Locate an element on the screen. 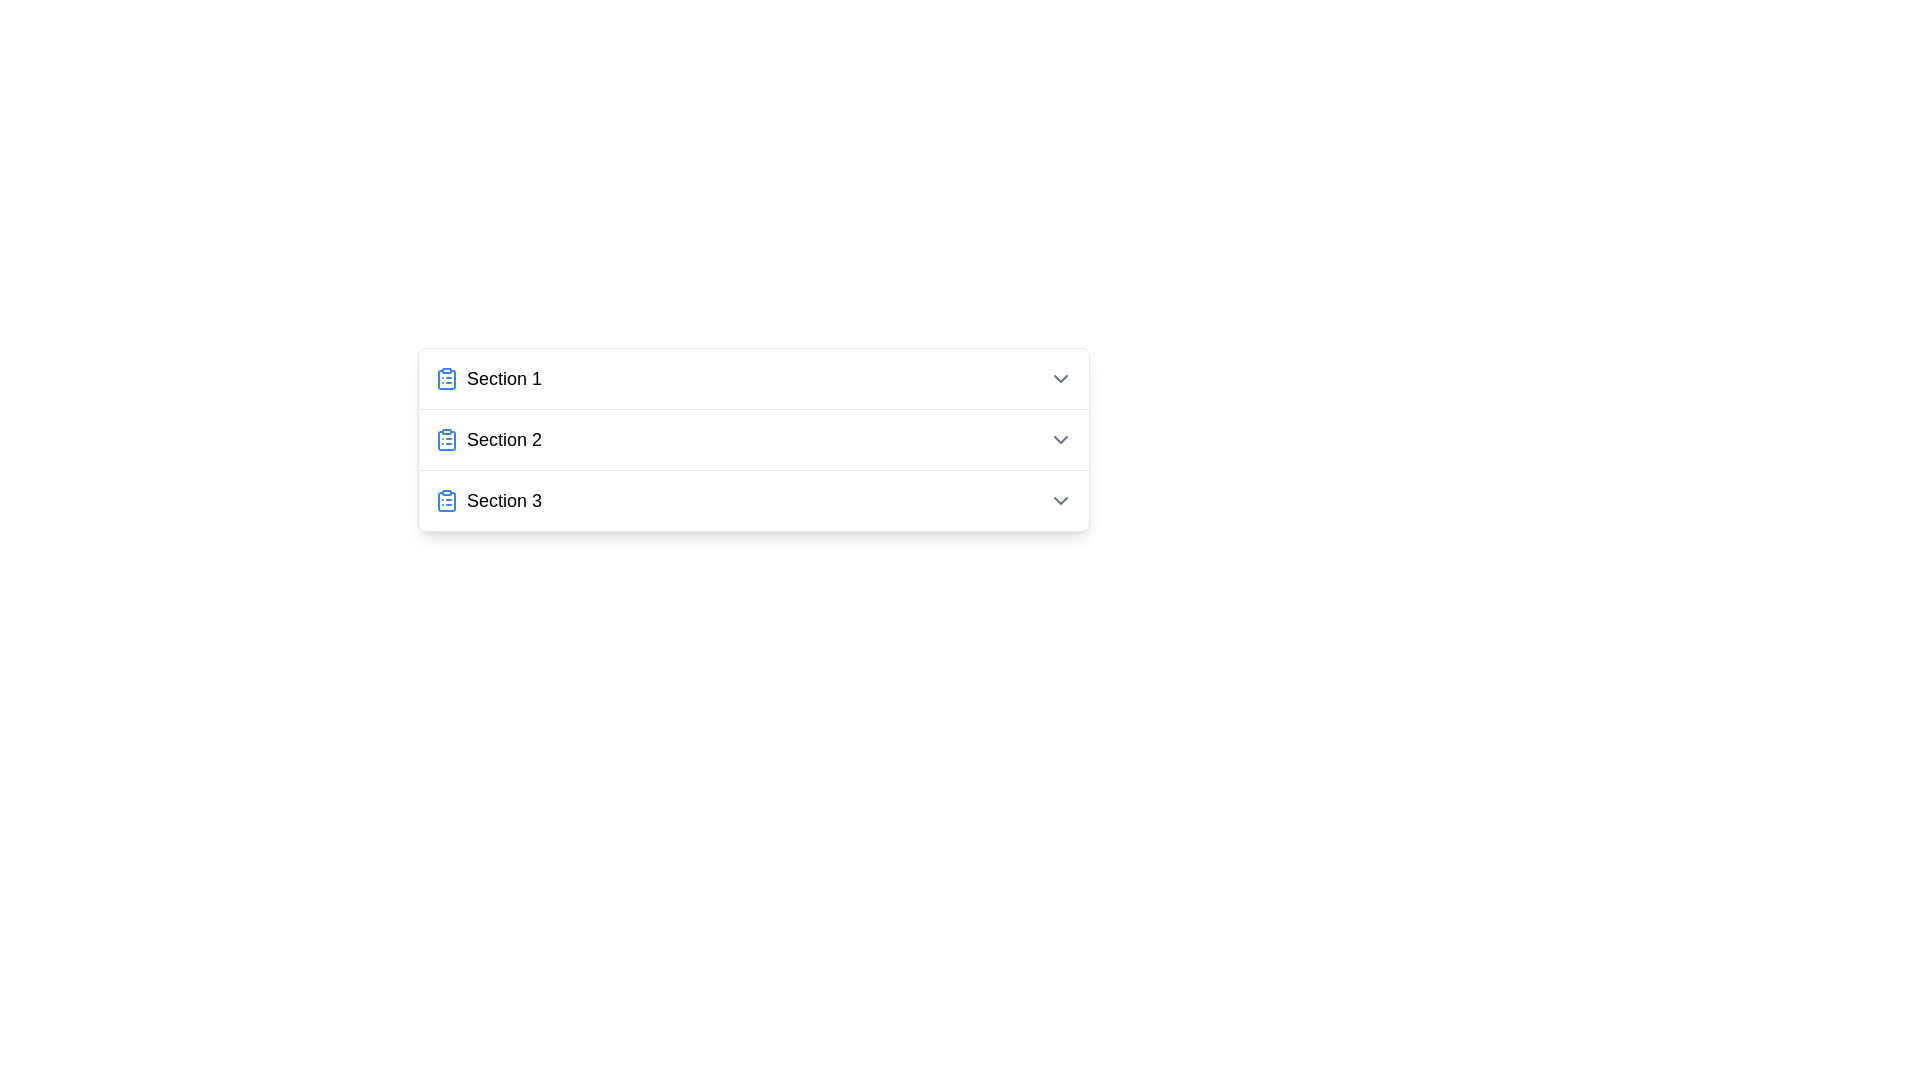 The width and height of the screenshot is (1920, 1080). the third list item, which features a clipboard icon and the text 'Section 3' in bold is located at coordinates (488, 500).